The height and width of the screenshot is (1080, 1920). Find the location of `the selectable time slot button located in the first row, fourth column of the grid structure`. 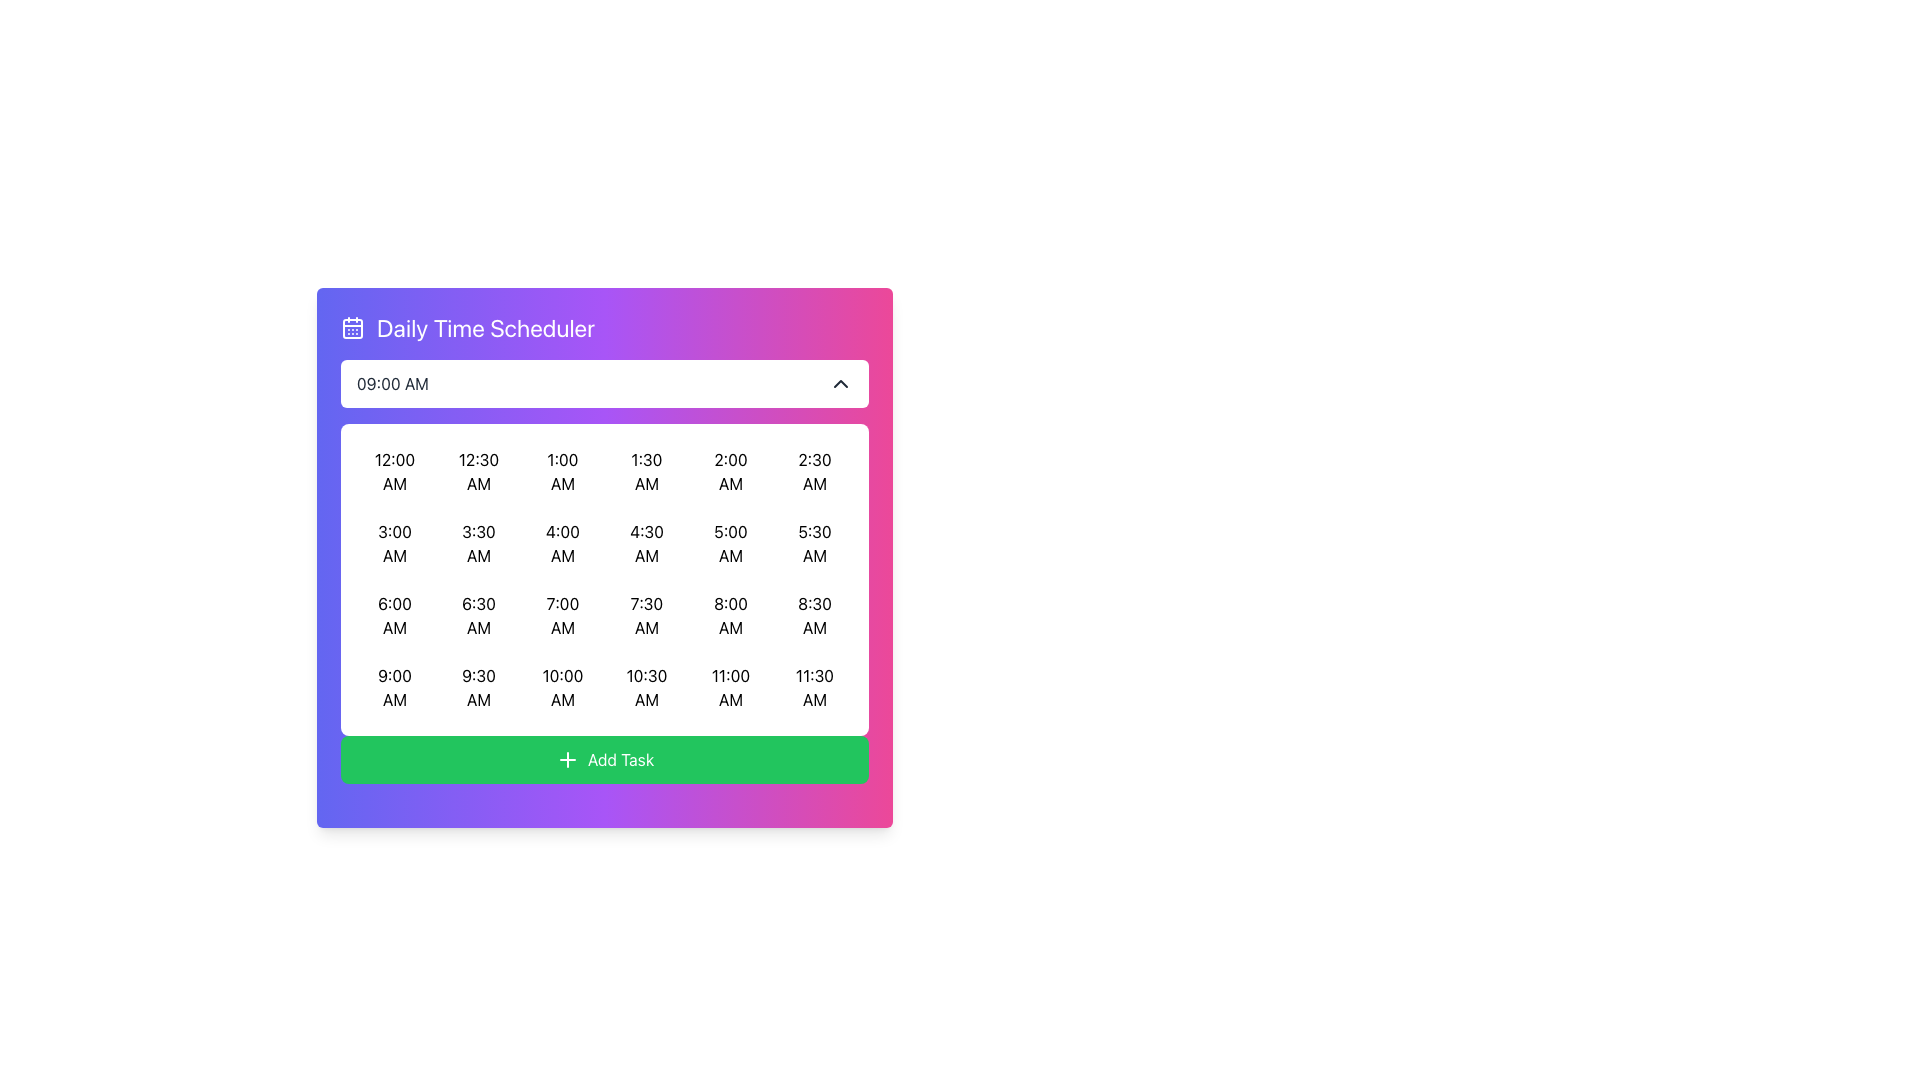

the selectable time slot button located in the first row, fourth column of the grid structure is located at coordinates (647, 471).